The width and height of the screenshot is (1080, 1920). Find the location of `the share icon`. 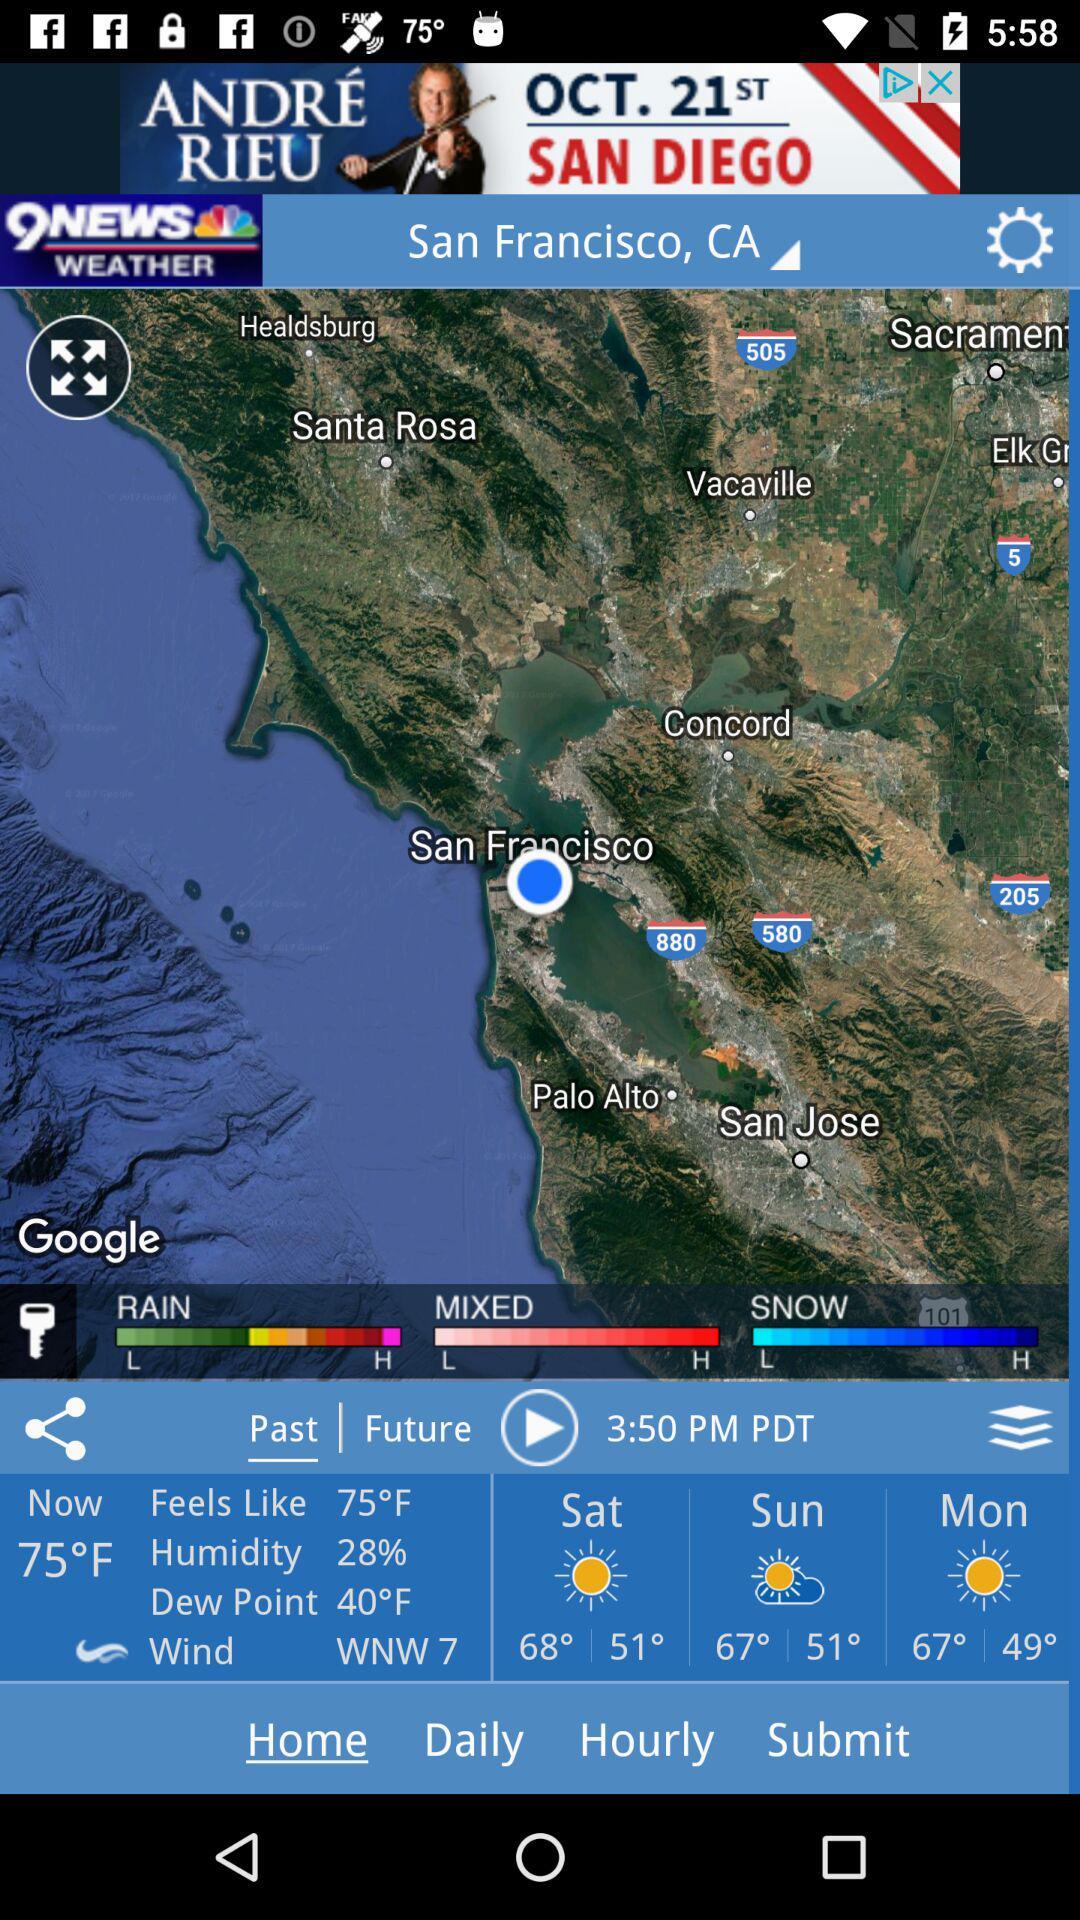

the share icon is located at coordinates (58, 1426).